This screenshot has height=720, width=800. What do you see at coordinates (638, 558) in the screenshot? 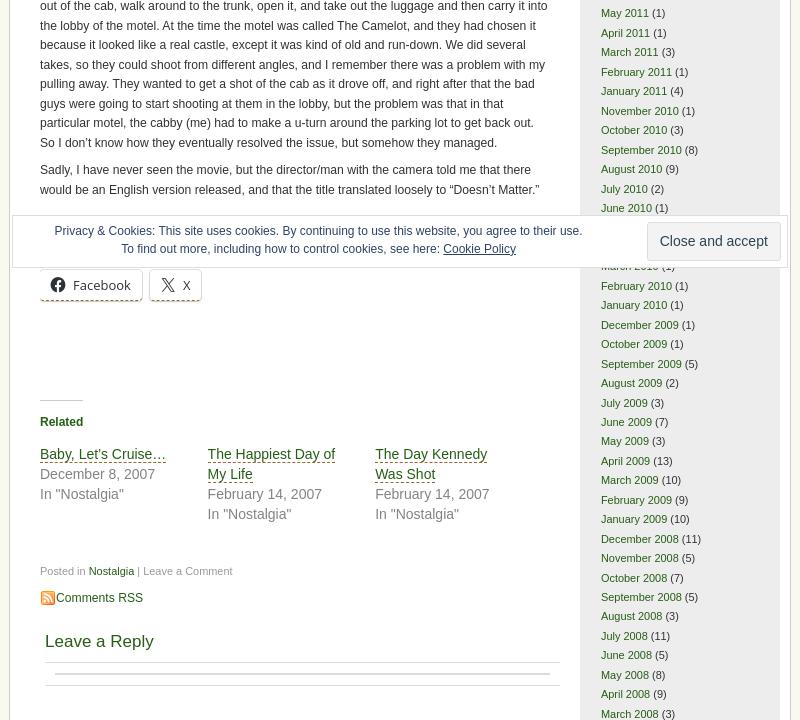
I see `'November 2008'` at bounding box center [638, 558].